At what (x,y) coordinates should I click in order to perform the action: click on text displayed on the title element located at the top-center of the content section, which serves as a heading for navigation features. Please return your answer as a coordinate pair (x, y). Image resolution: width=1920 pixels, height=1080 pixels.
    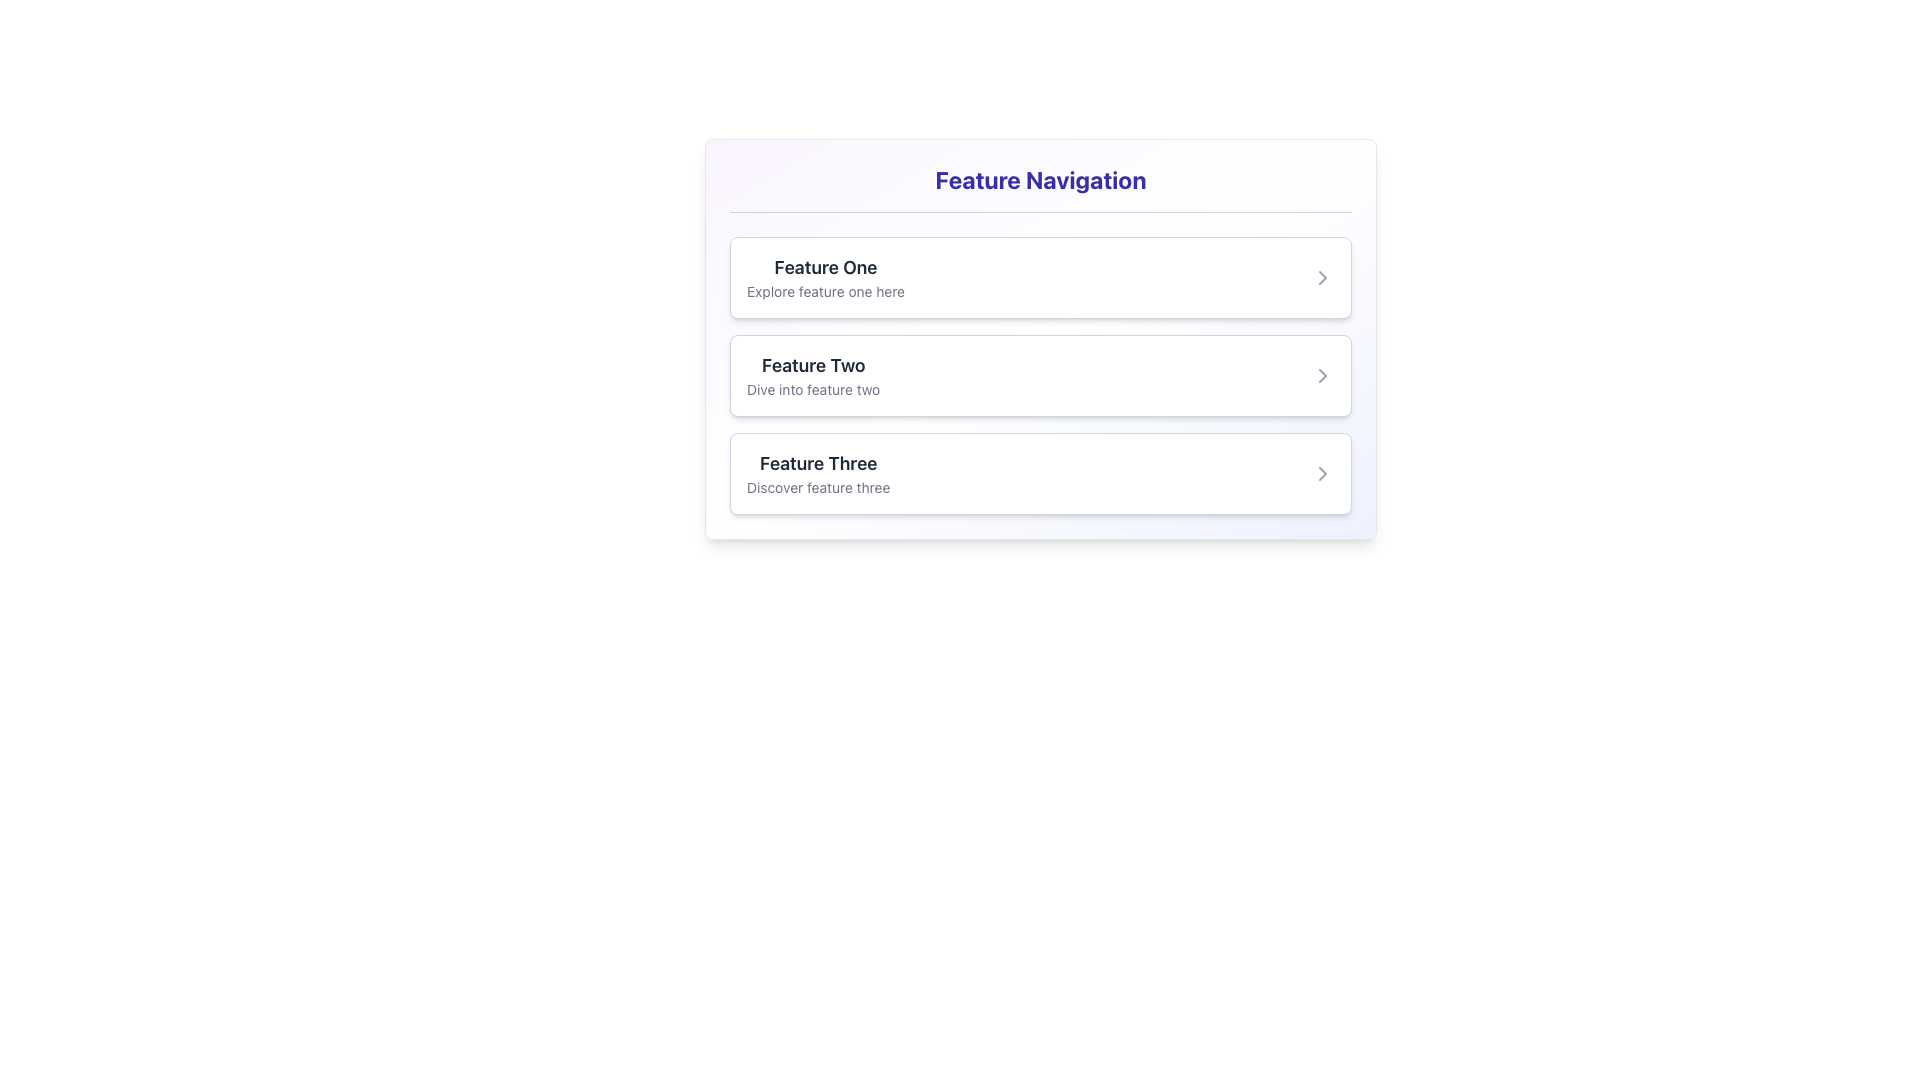
    Looking at the image, I should click on (1040, 180).